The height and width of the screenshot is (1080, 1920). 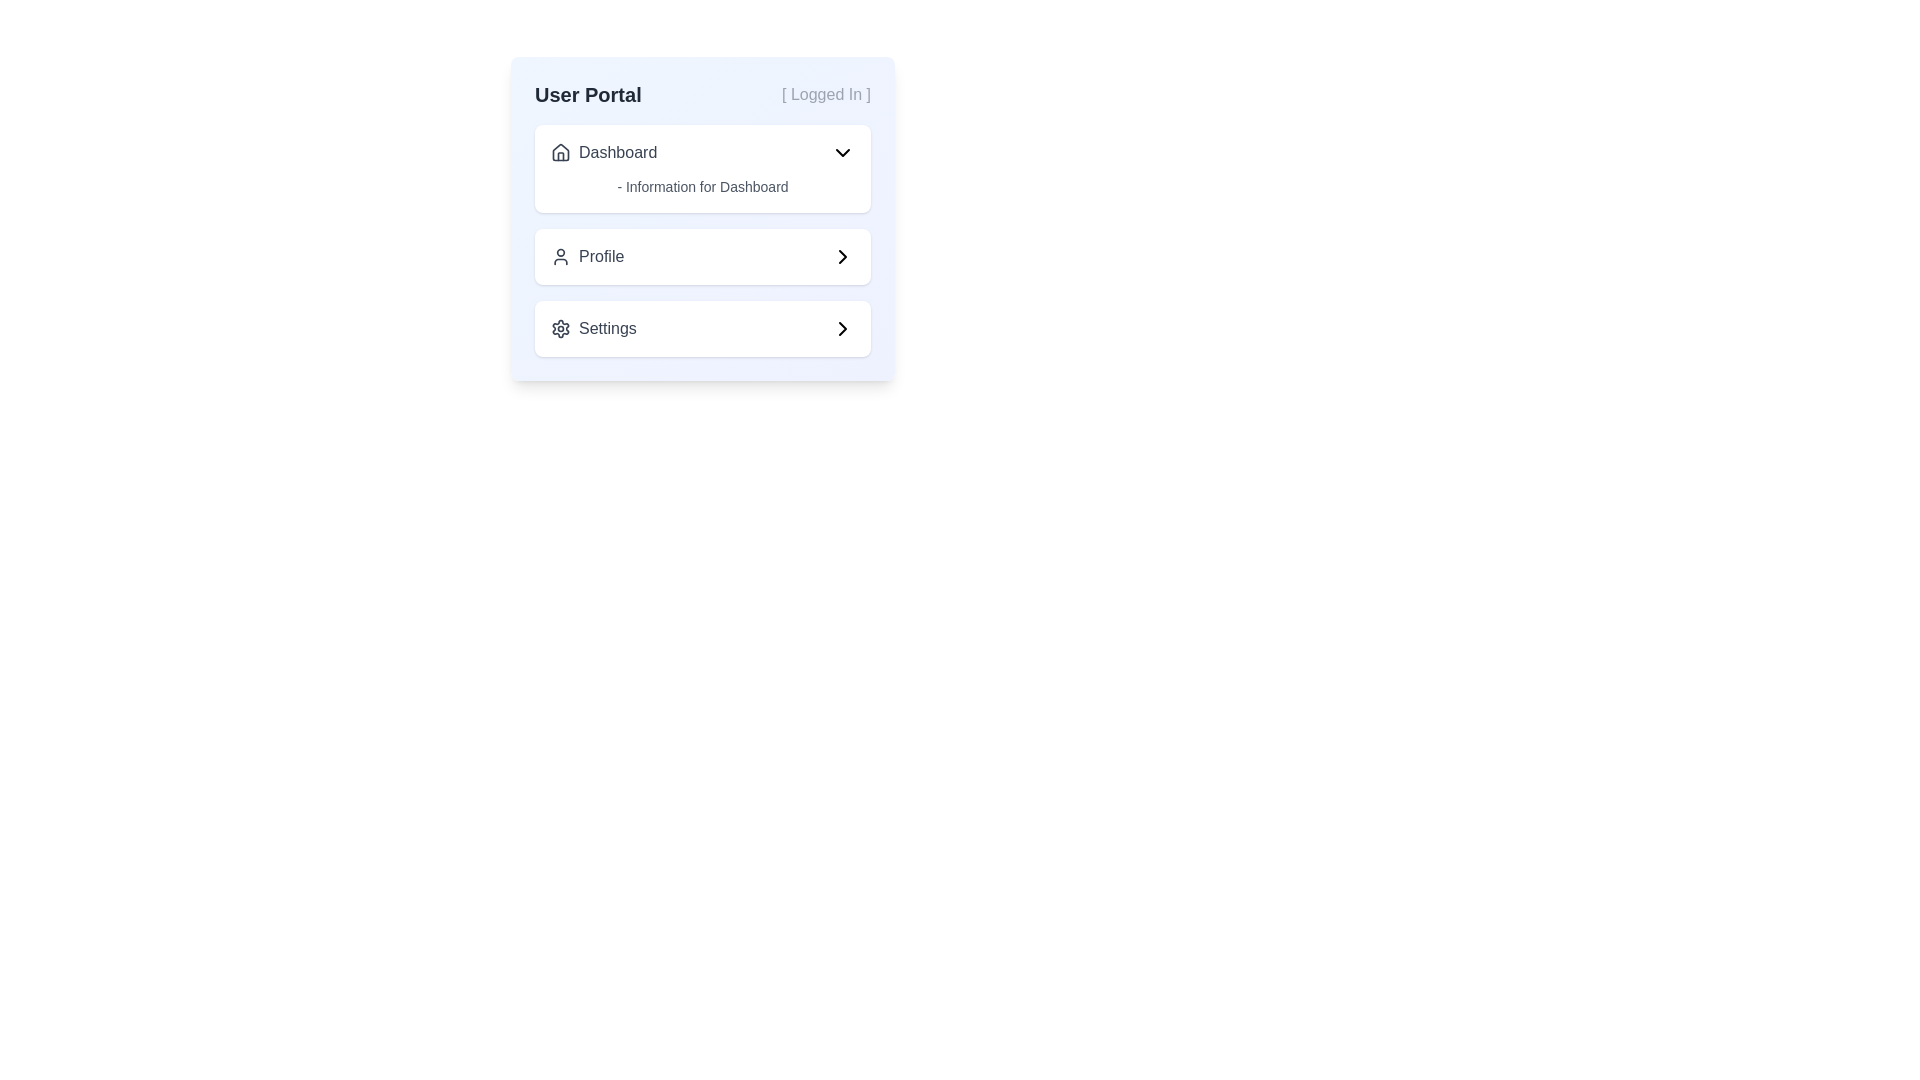 What do you see at coordinates (586, 256) in the screenshot?
I see `the 'Profile' text label` at bounding box center [586, 256].